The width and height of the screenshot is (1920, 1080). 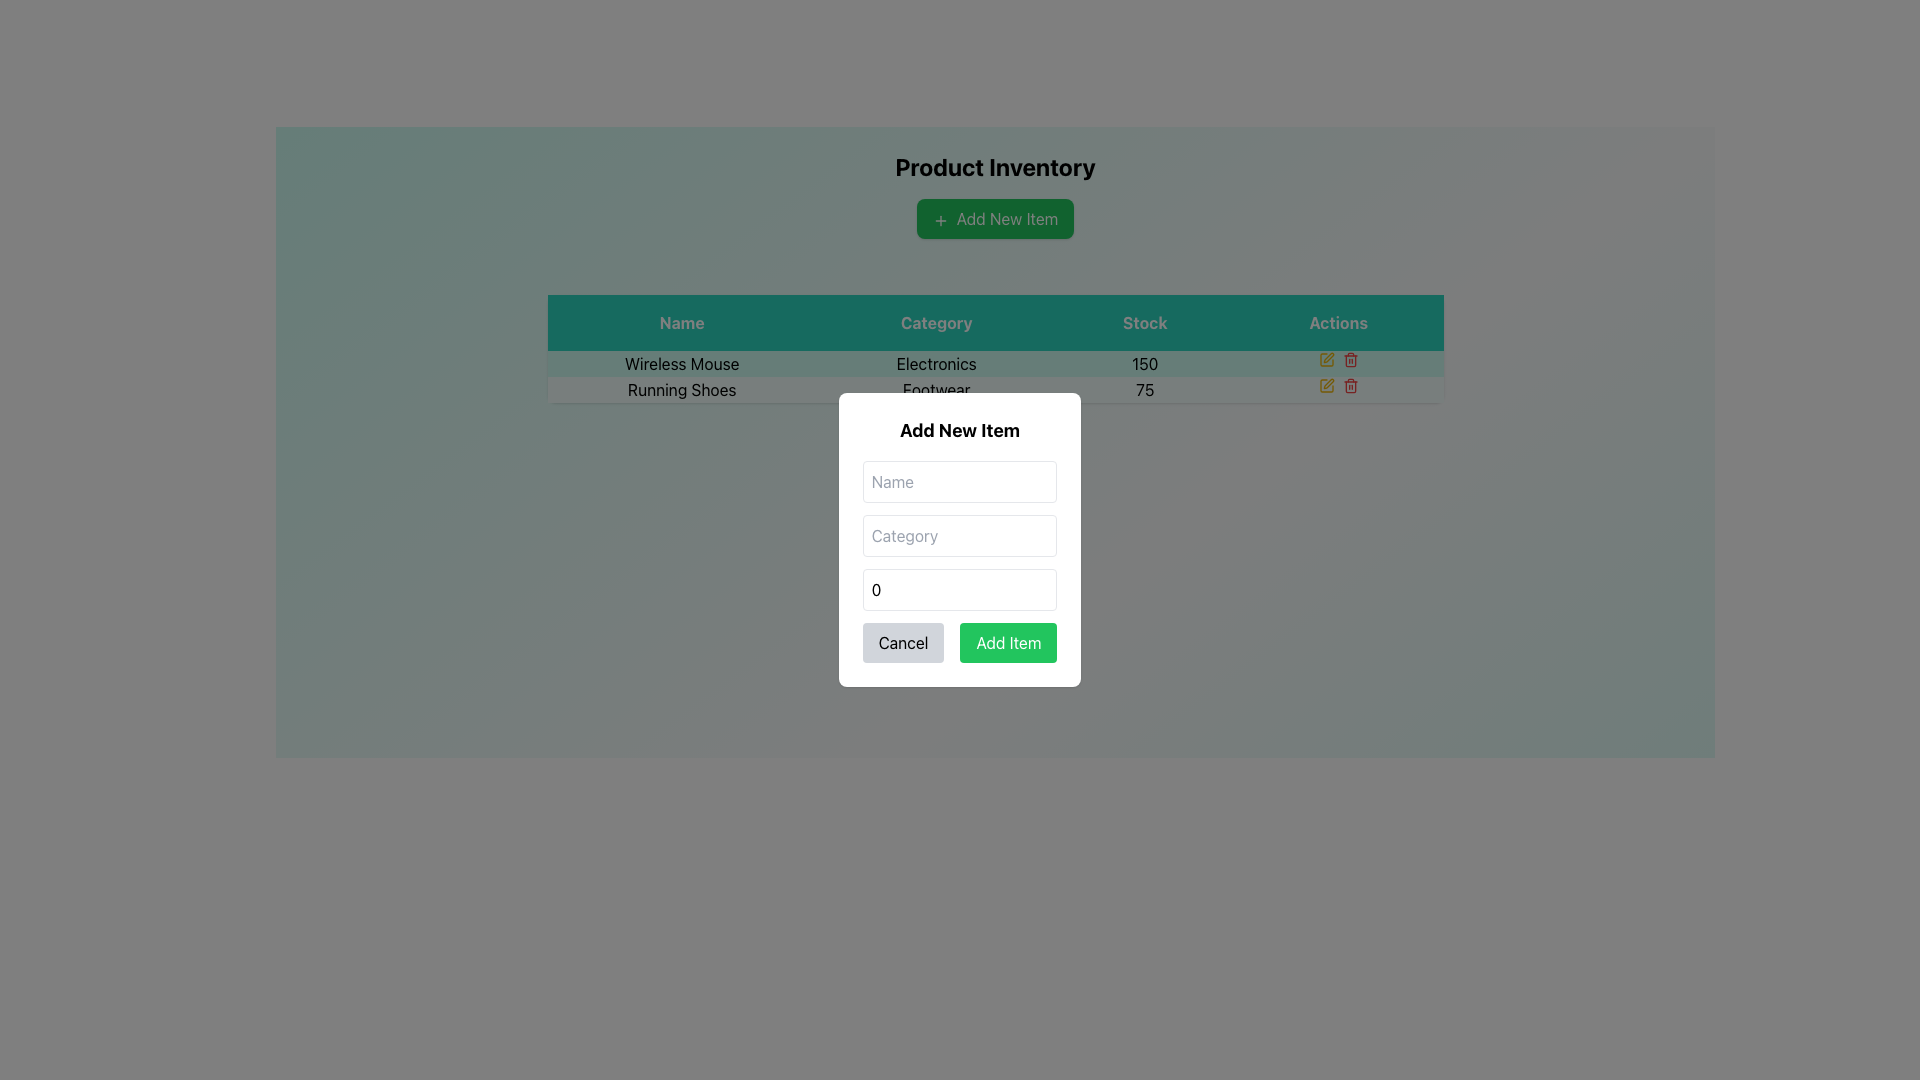 What do you see at coordinates (1008, 643) in the screenshot?
I see `the green 'Add Item' button located at the lower-right corner of the modal dialog box` at bounding box center [1008, 643].